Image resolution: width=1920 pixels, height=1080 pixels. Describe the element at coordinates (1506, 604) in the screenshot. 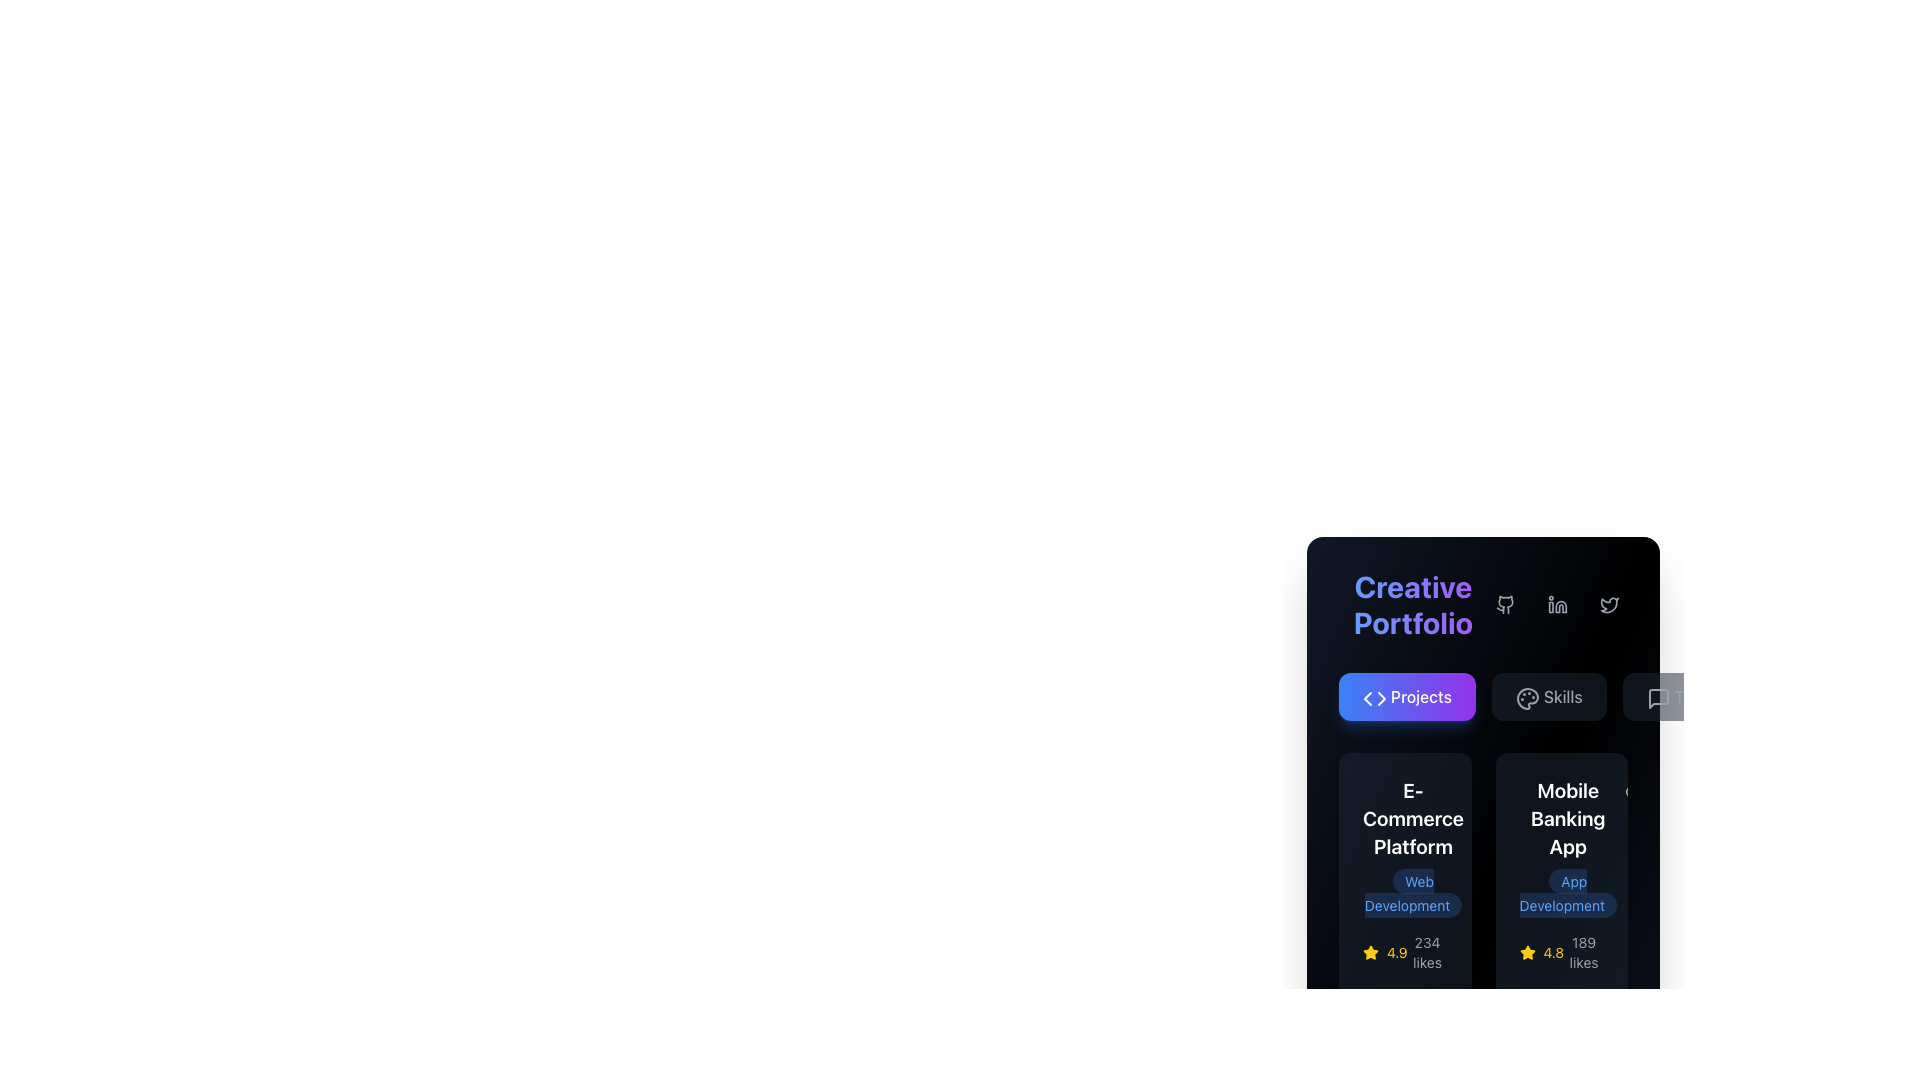

I see `the GitHub icon button, which is the first icon in a horizontal row of three social media icons located in the top-right section of the card` at that location.